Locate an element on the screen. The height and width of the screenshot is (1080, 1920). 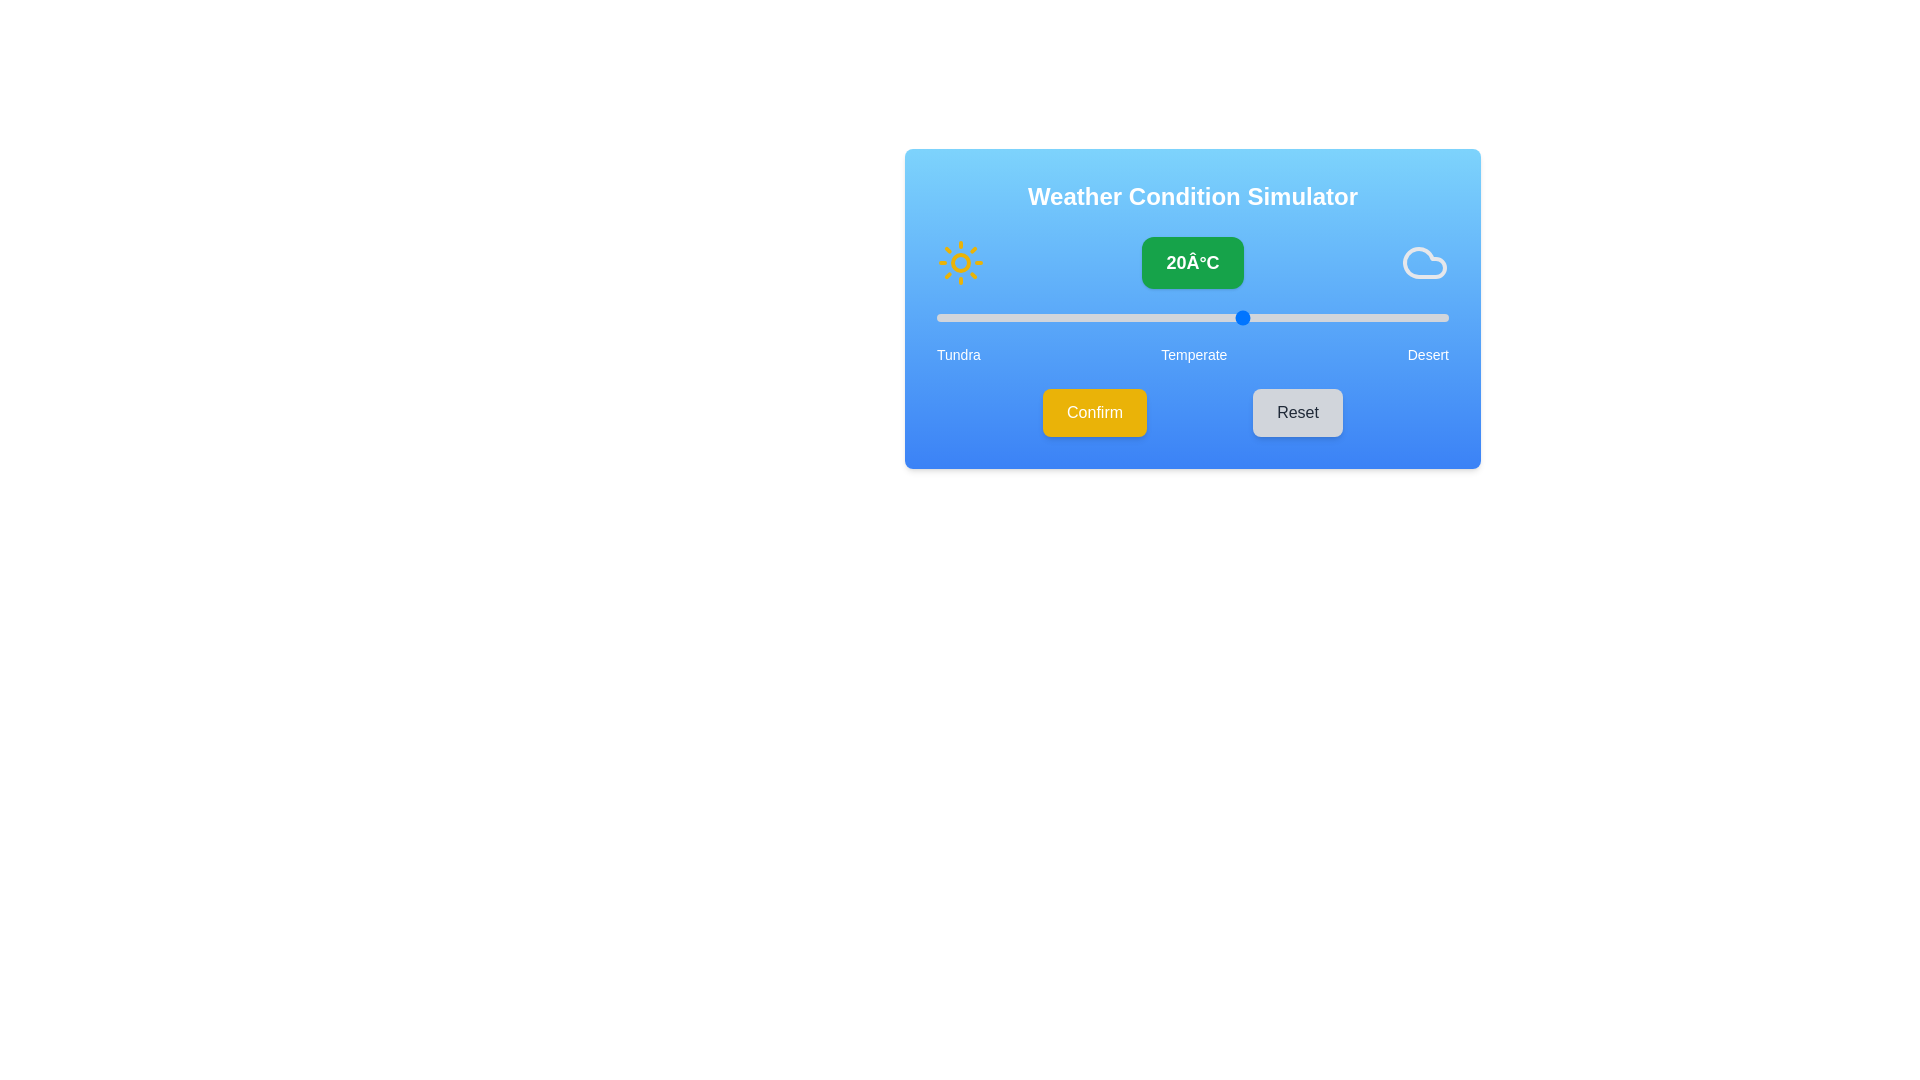
the label Temperate under the slider is located at coordinates (1194, 353).